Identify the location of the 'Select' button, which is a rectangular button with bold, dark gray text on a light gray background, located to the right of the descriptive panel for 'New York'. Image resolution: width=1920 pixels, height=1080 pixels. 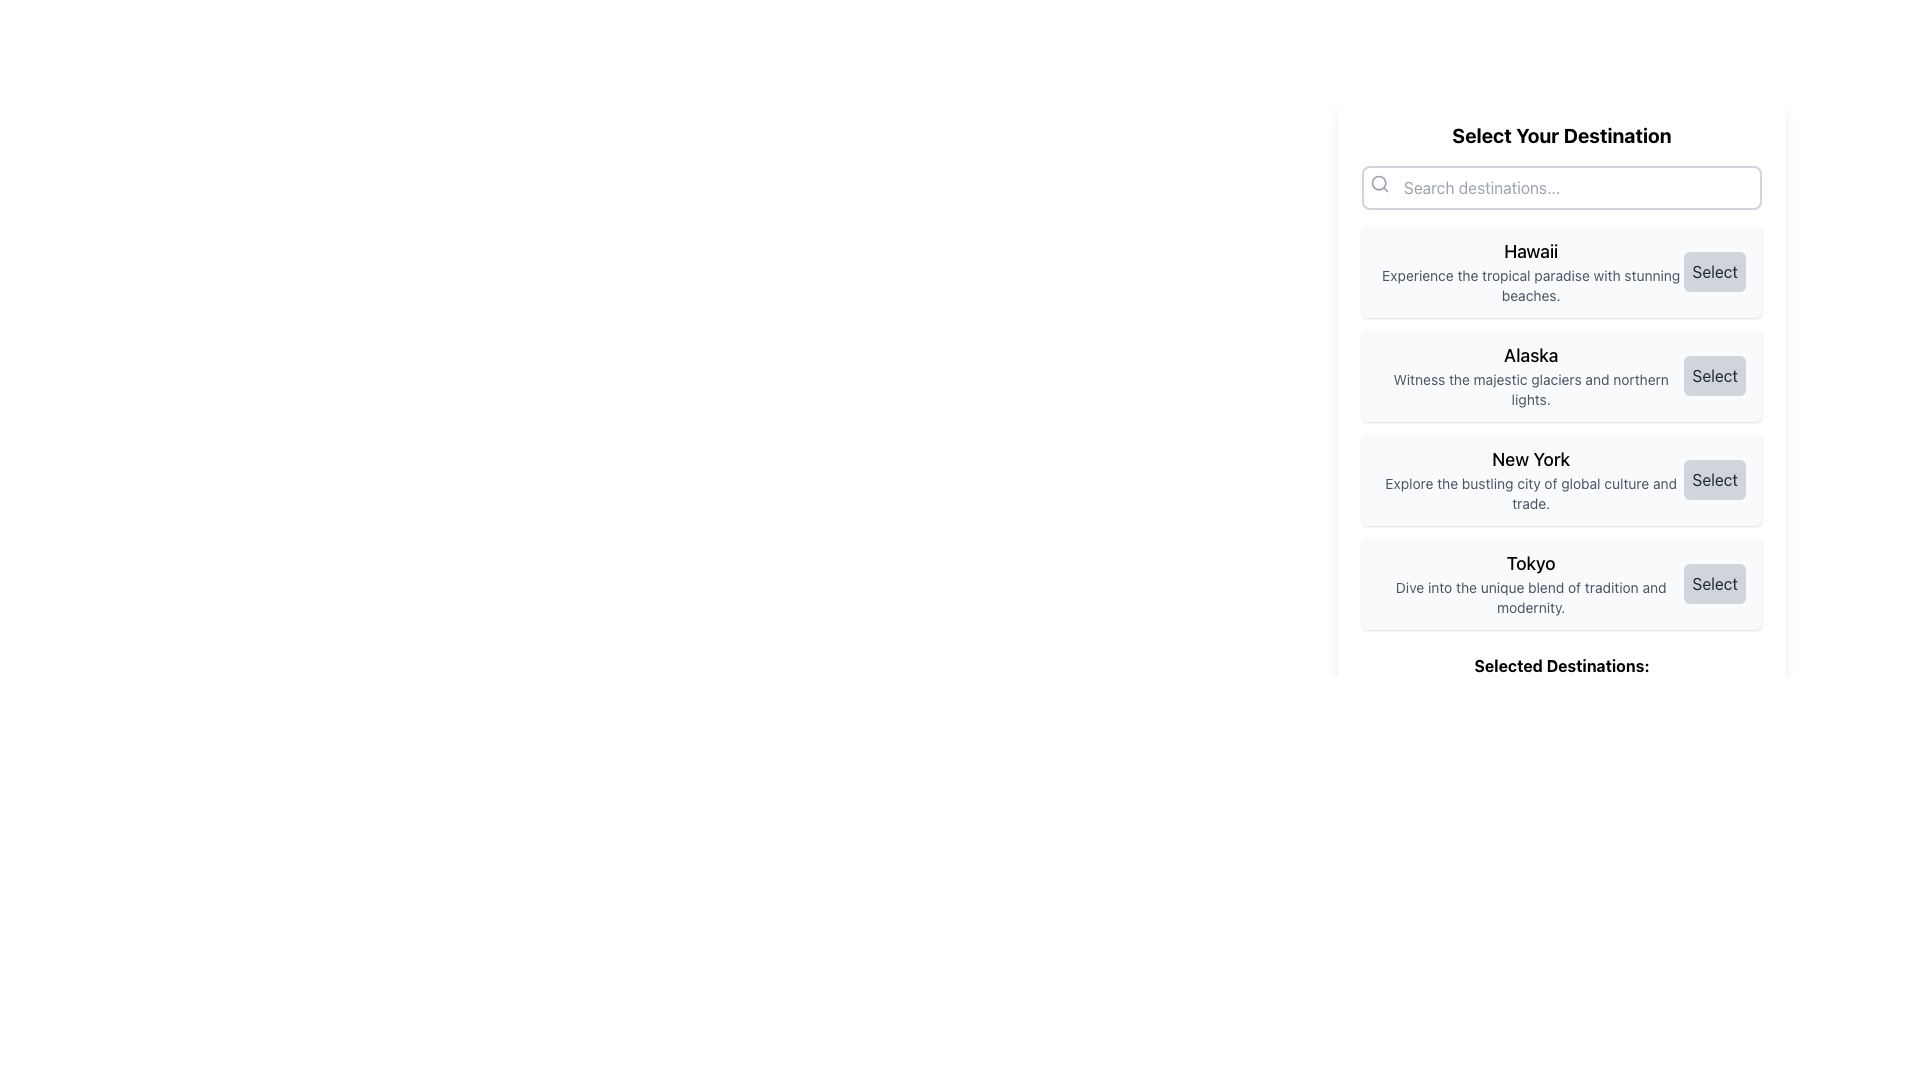
(1714, 479).